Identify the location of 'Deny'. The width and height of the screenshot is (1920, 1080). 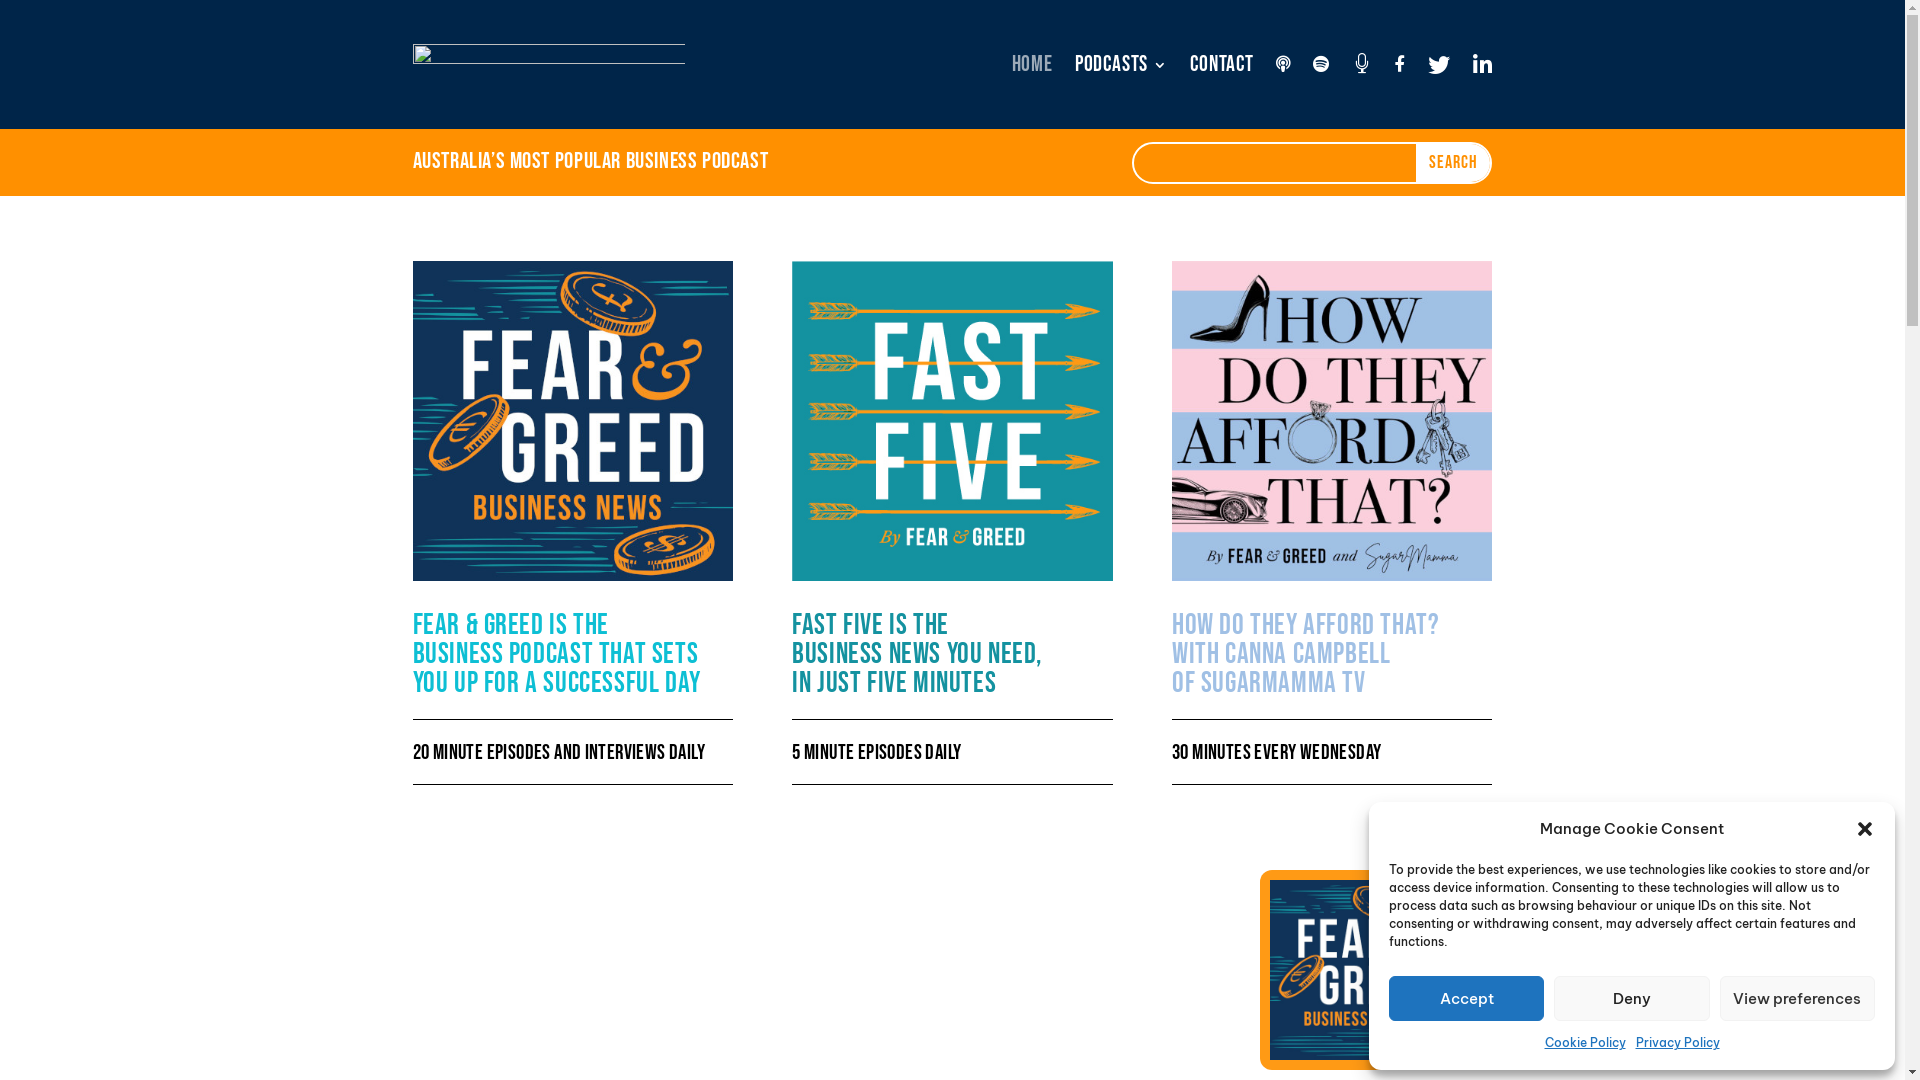
(1631, 998).